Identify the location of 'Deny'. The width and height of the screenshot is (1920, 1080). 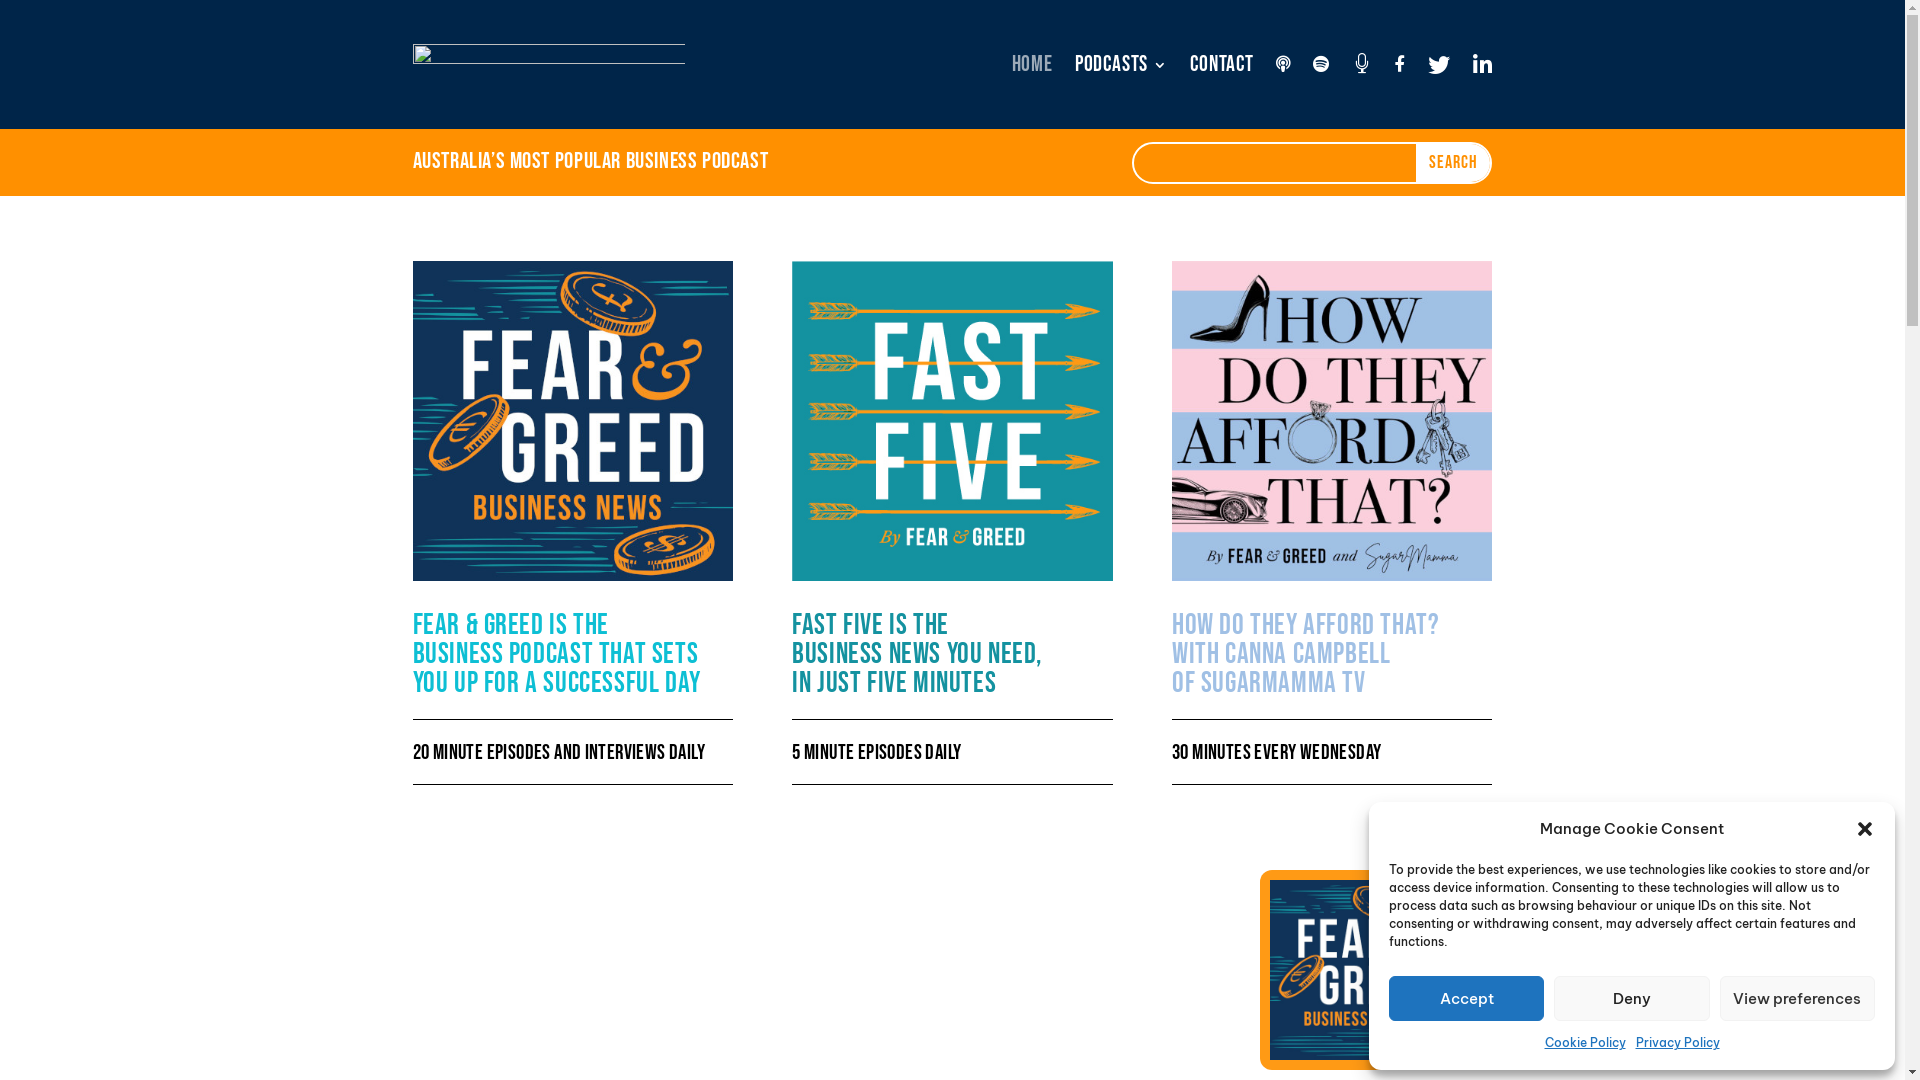
(1631, 998).